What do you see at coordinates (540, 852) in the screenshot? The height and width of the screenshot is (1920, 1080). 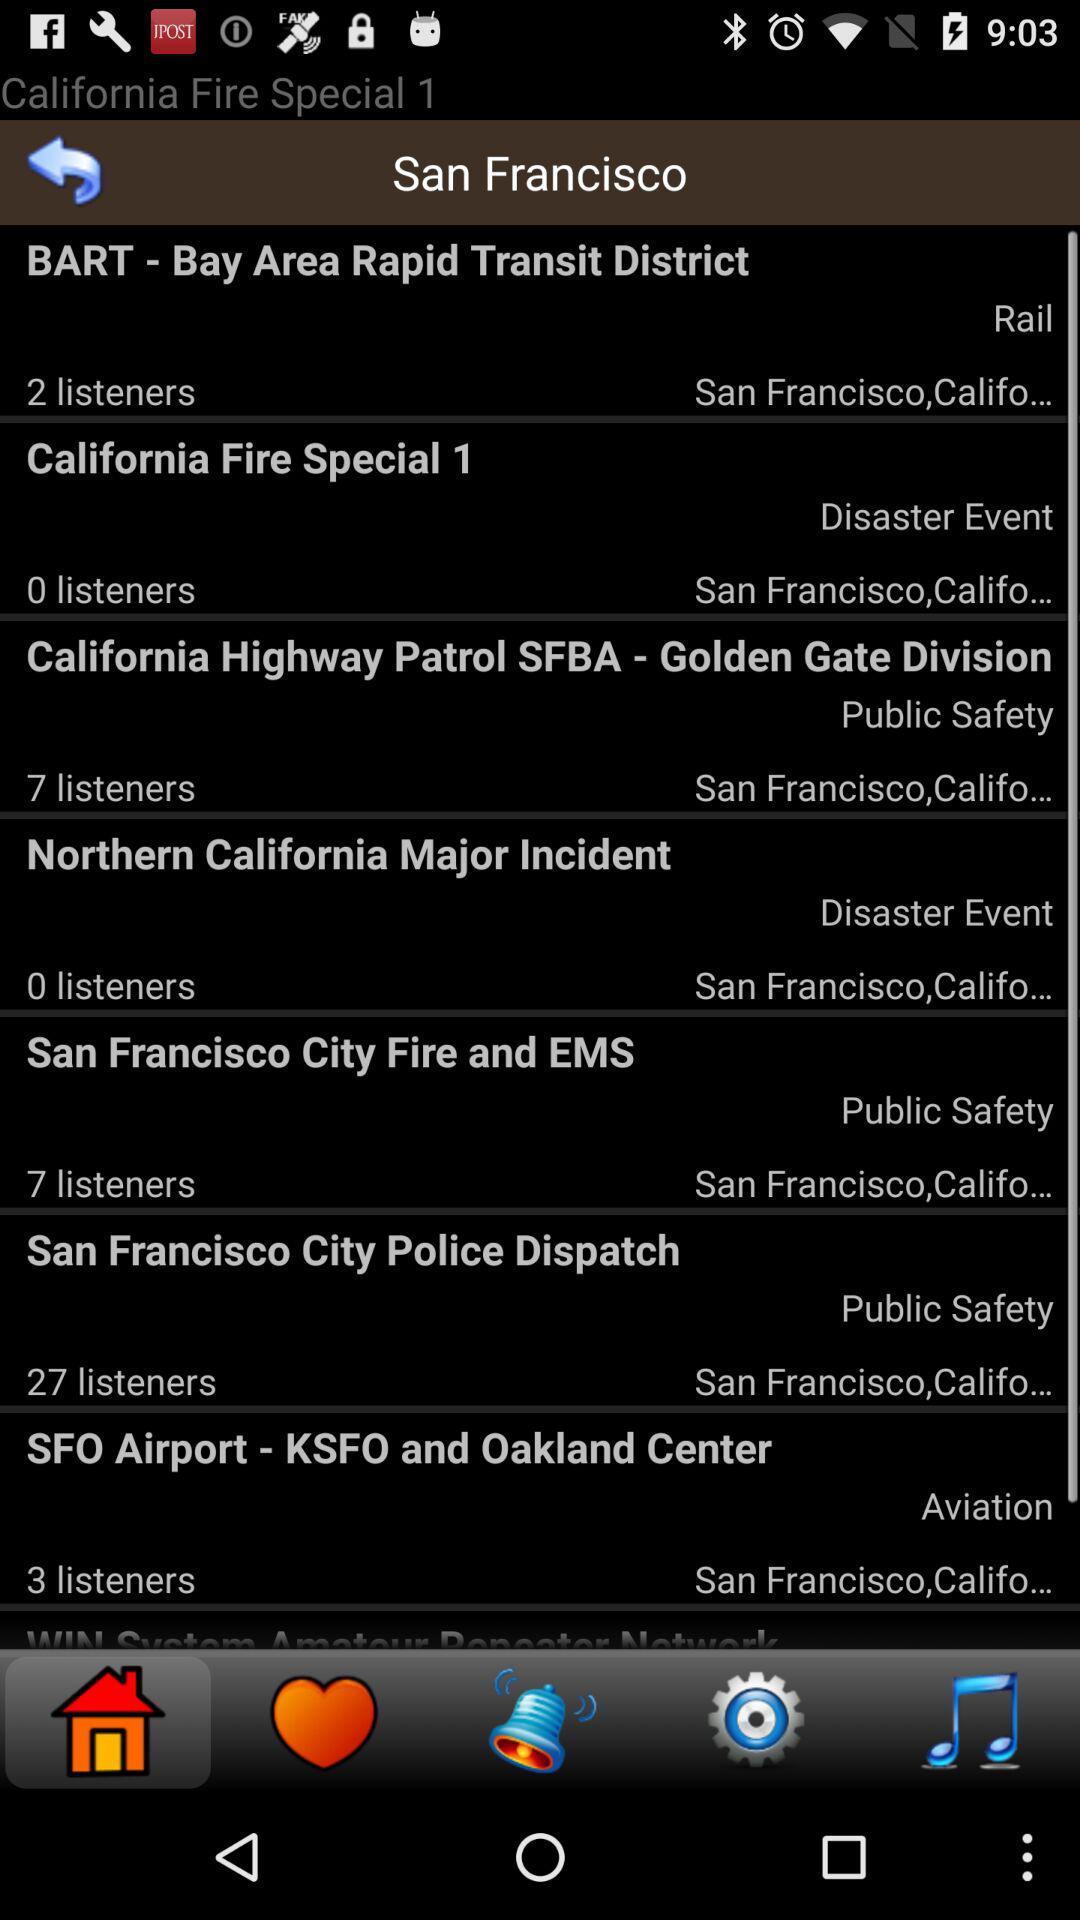 I see `northern california major` at bounding box center [540, 852].